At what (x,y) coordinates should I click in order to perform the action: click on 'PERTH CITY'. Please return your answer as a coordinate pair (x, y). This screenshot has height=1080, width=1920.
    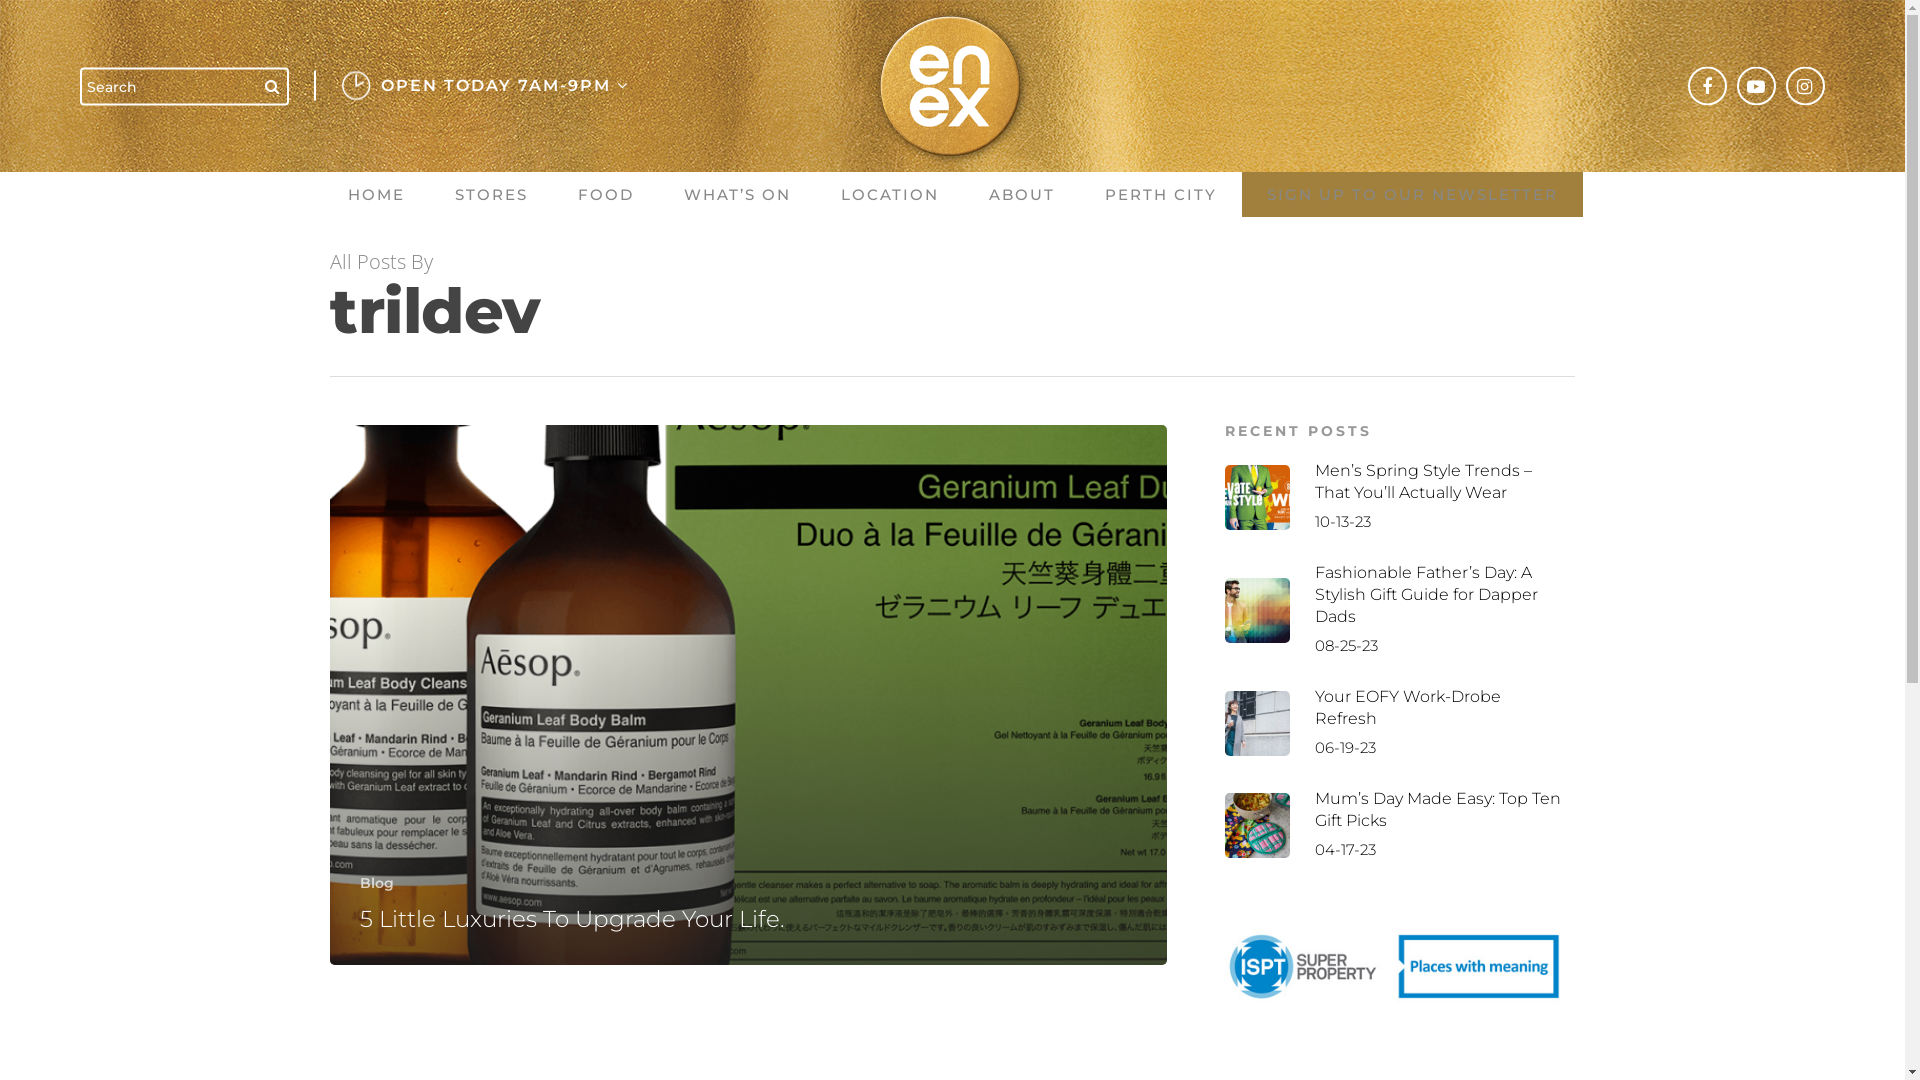
    Looking at the image, I should click on (1161, 194).